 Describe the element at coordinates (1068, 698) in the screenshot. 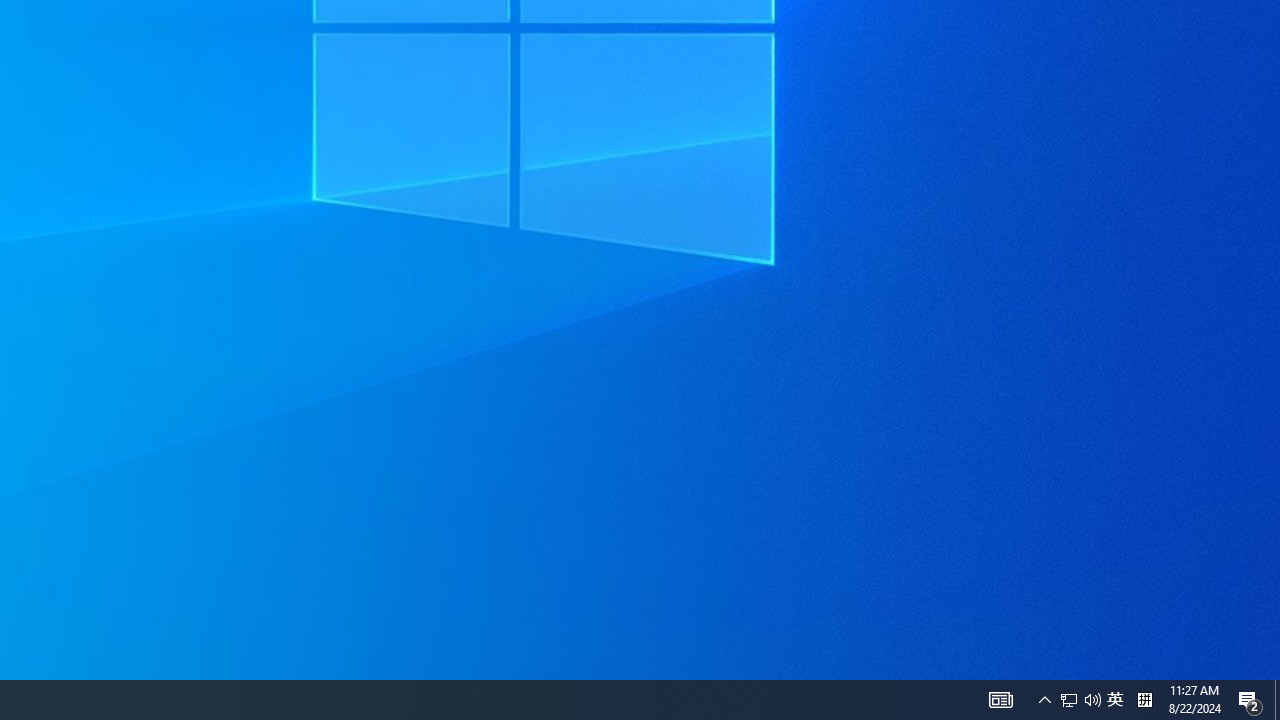

I see `'Q2790: 100%'` at that location.